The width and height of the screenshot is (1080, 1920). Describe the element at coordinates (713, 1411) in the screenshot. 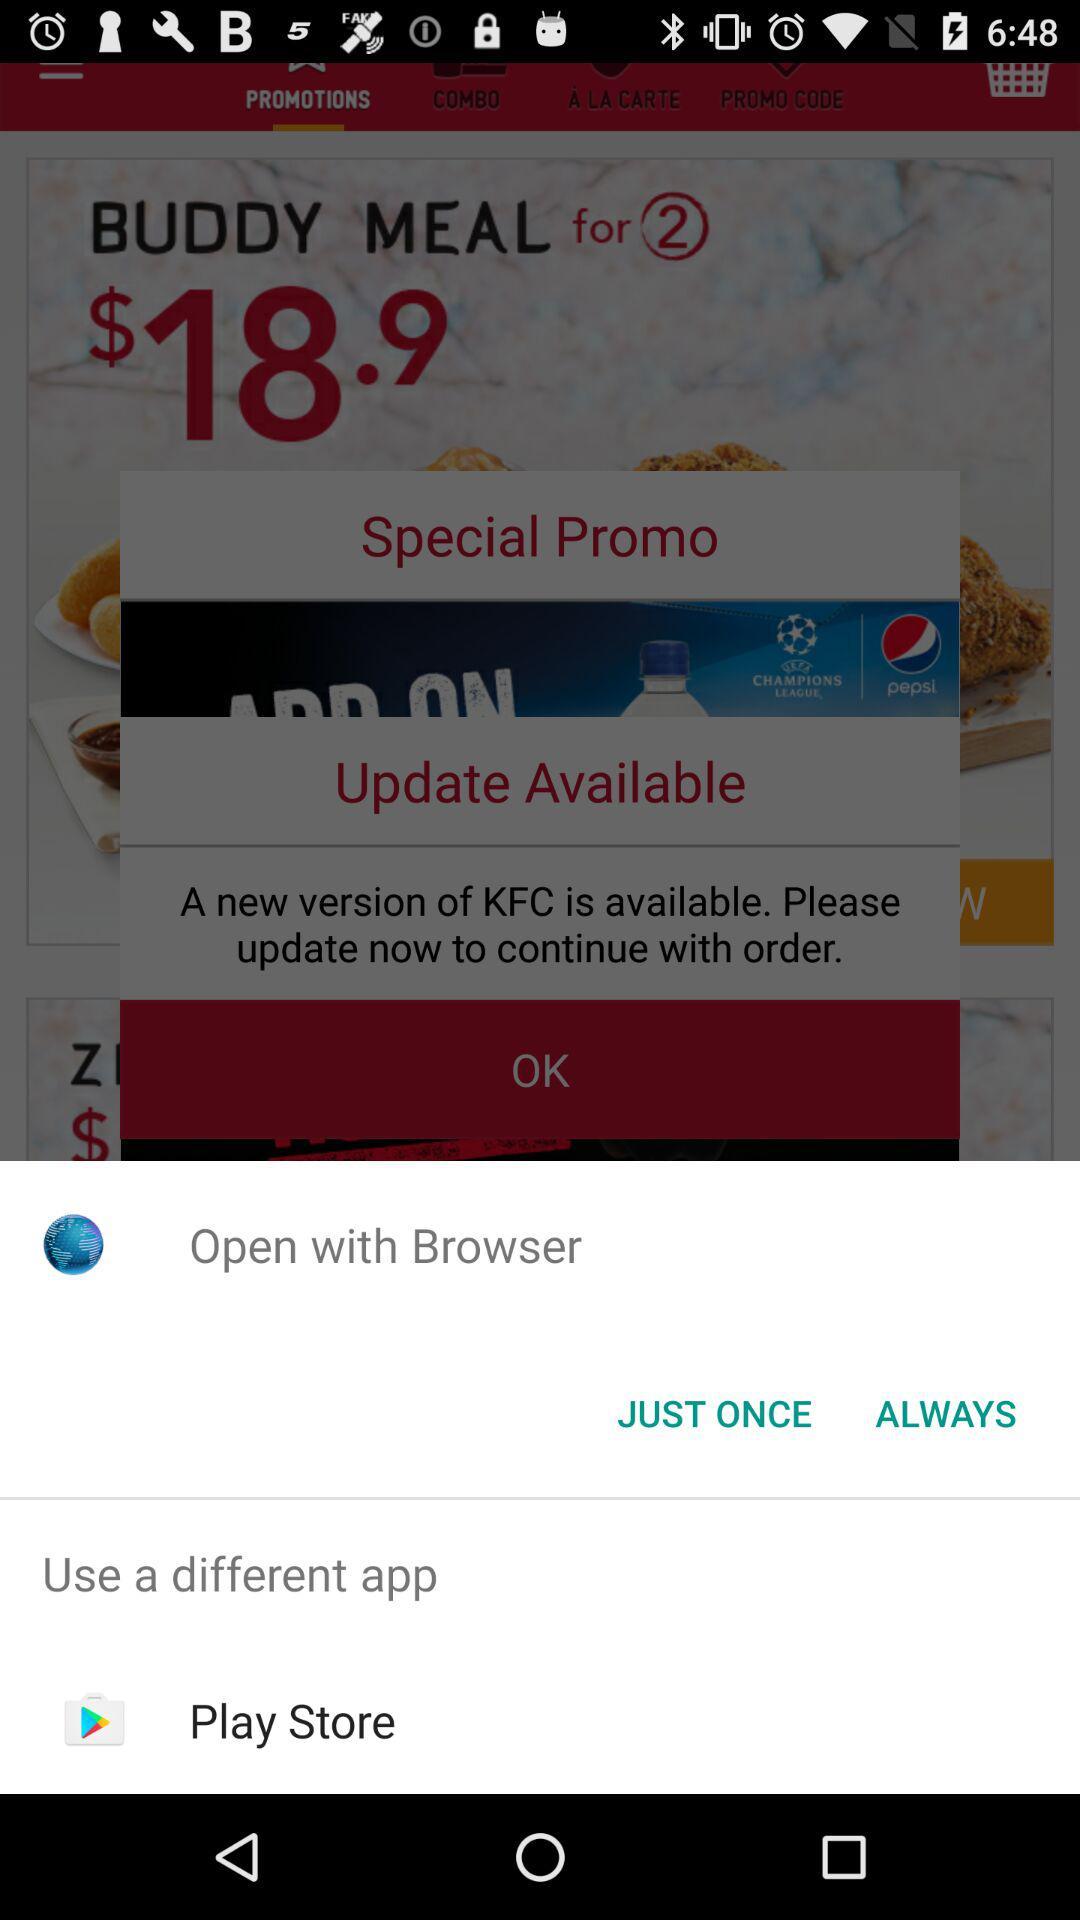

I see `the just once` at that location.